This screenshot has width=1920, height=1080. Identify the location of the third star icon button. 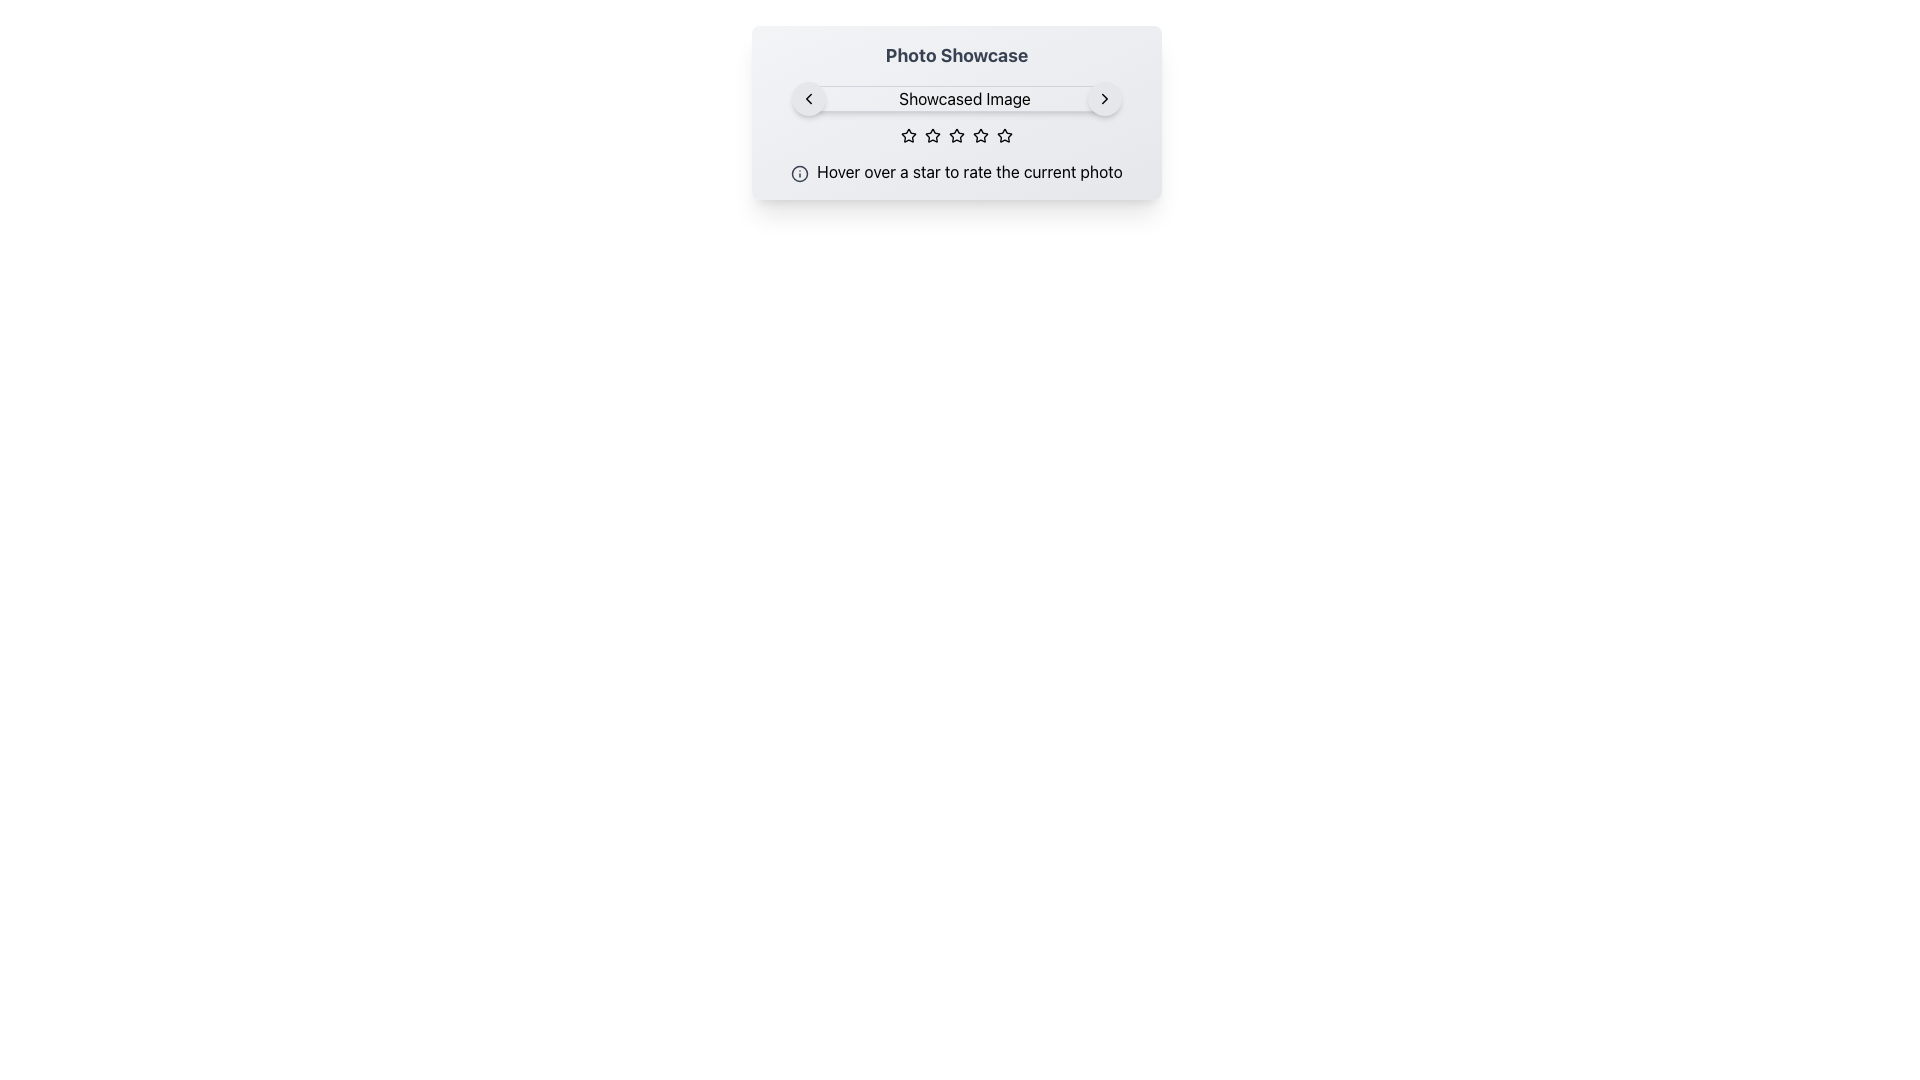
(931, 135).